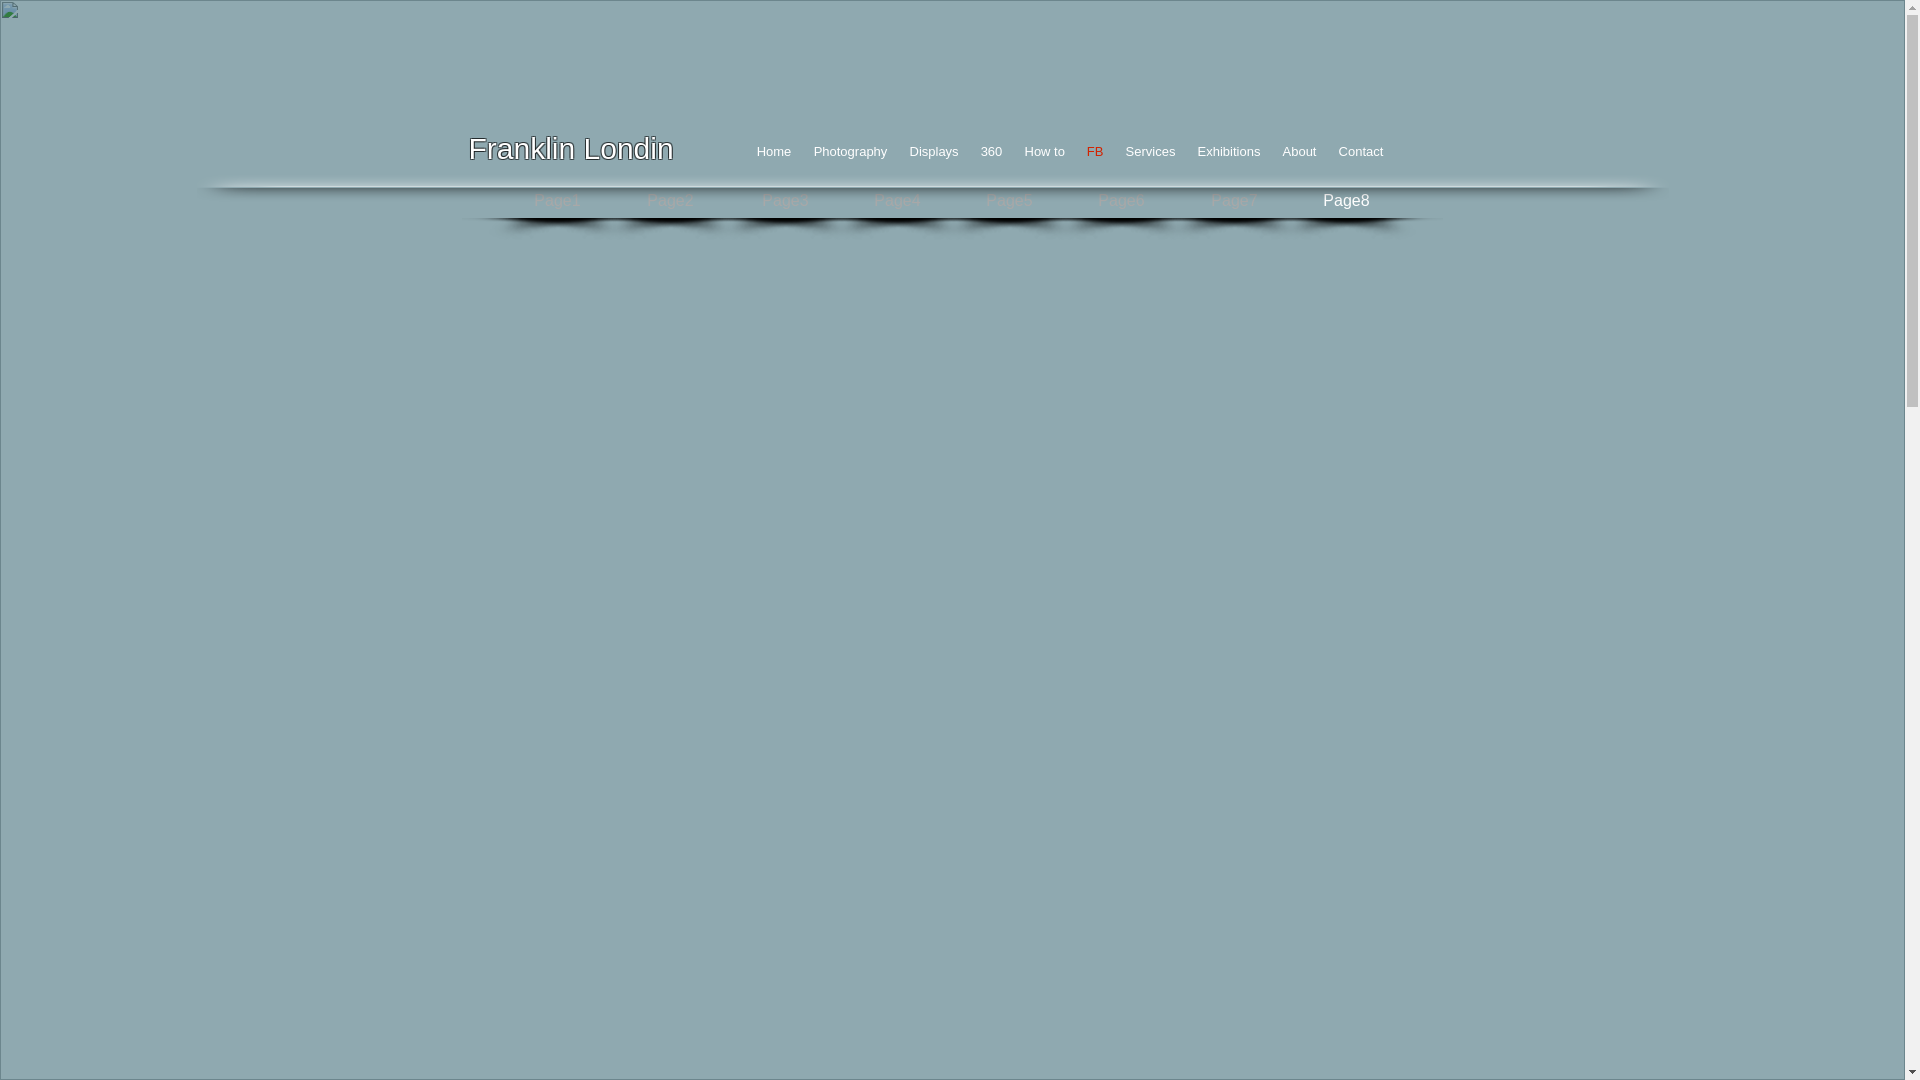  I want to click on '360', so click(992, 150).